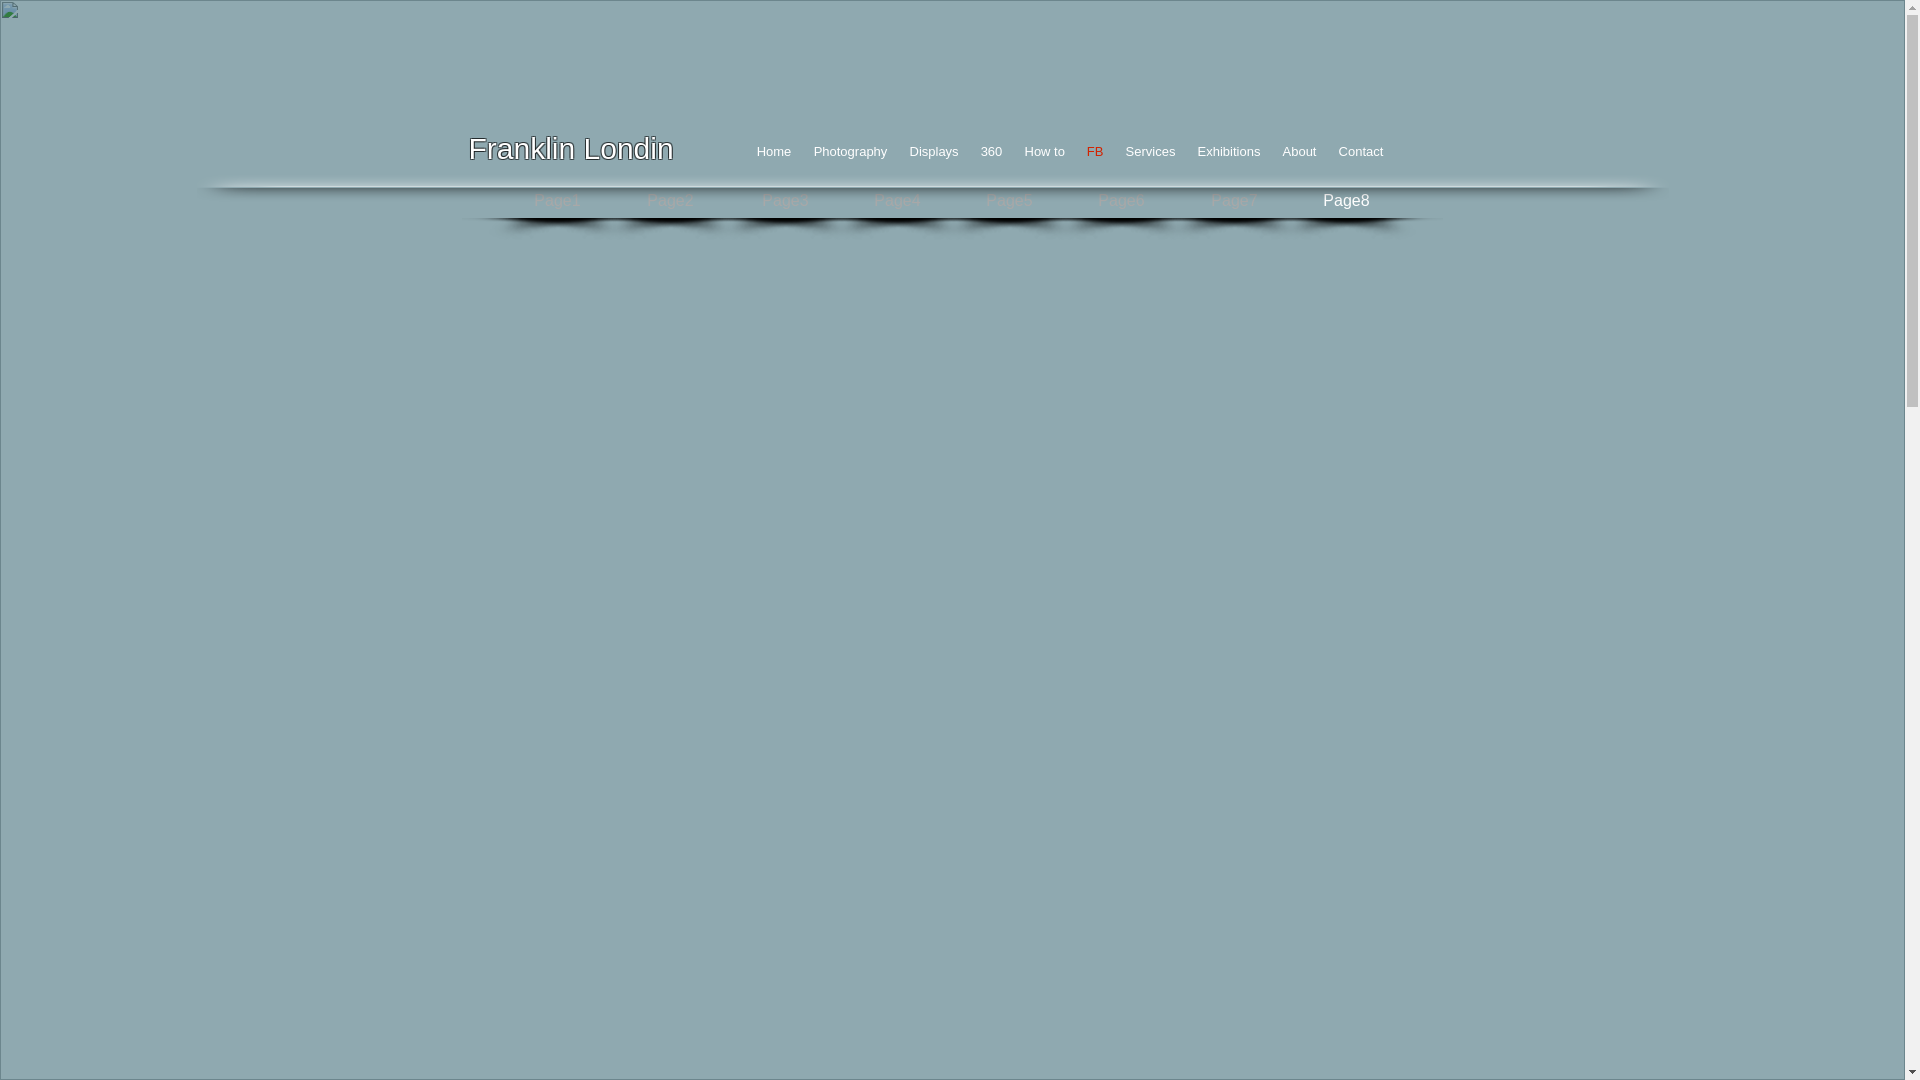  I want to click on '360', so click(992, 150).